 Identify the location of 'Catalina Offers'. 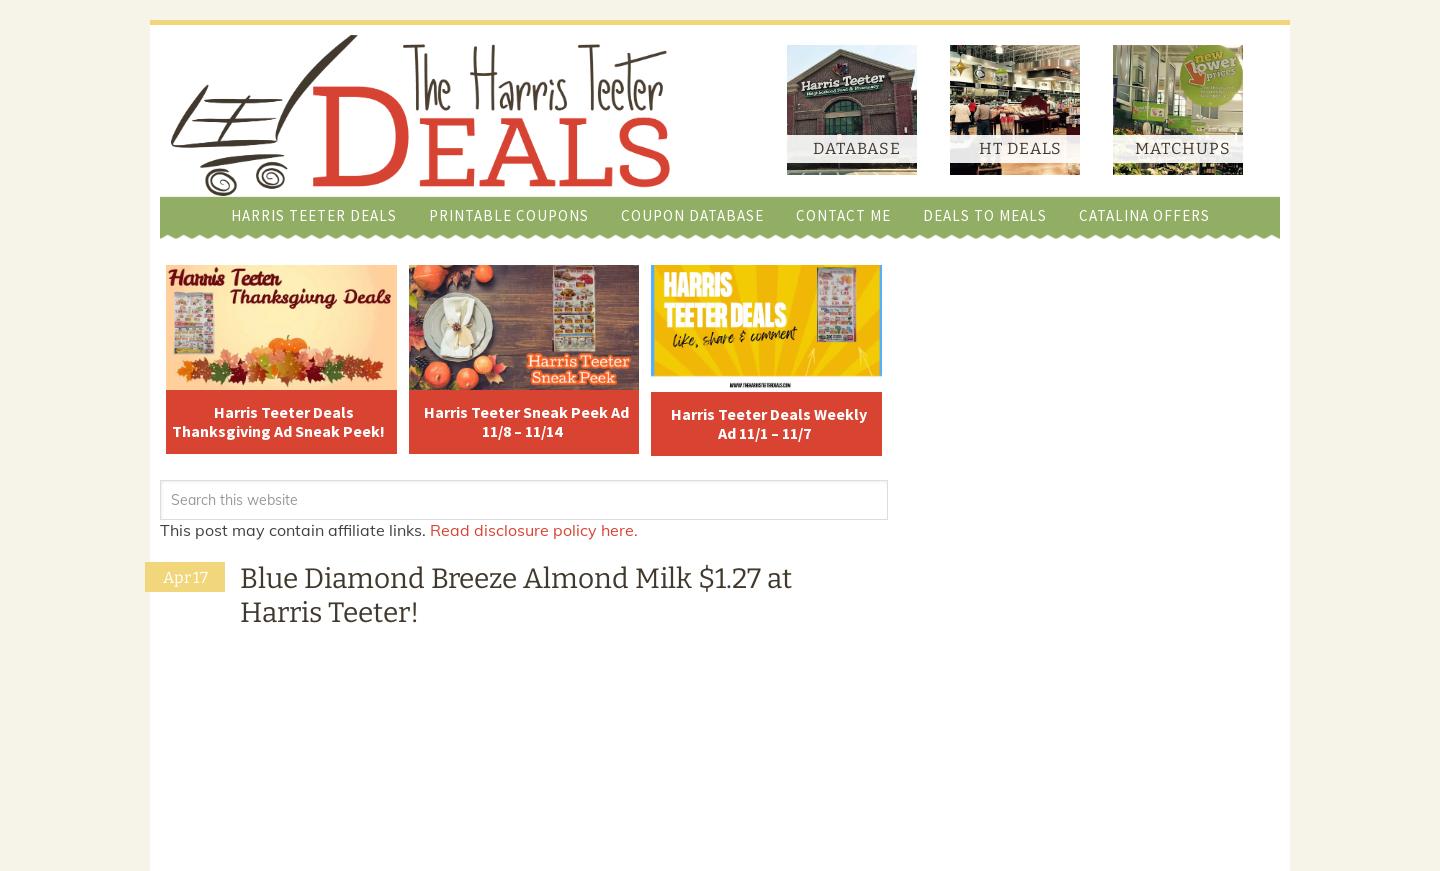
(1077, 215).